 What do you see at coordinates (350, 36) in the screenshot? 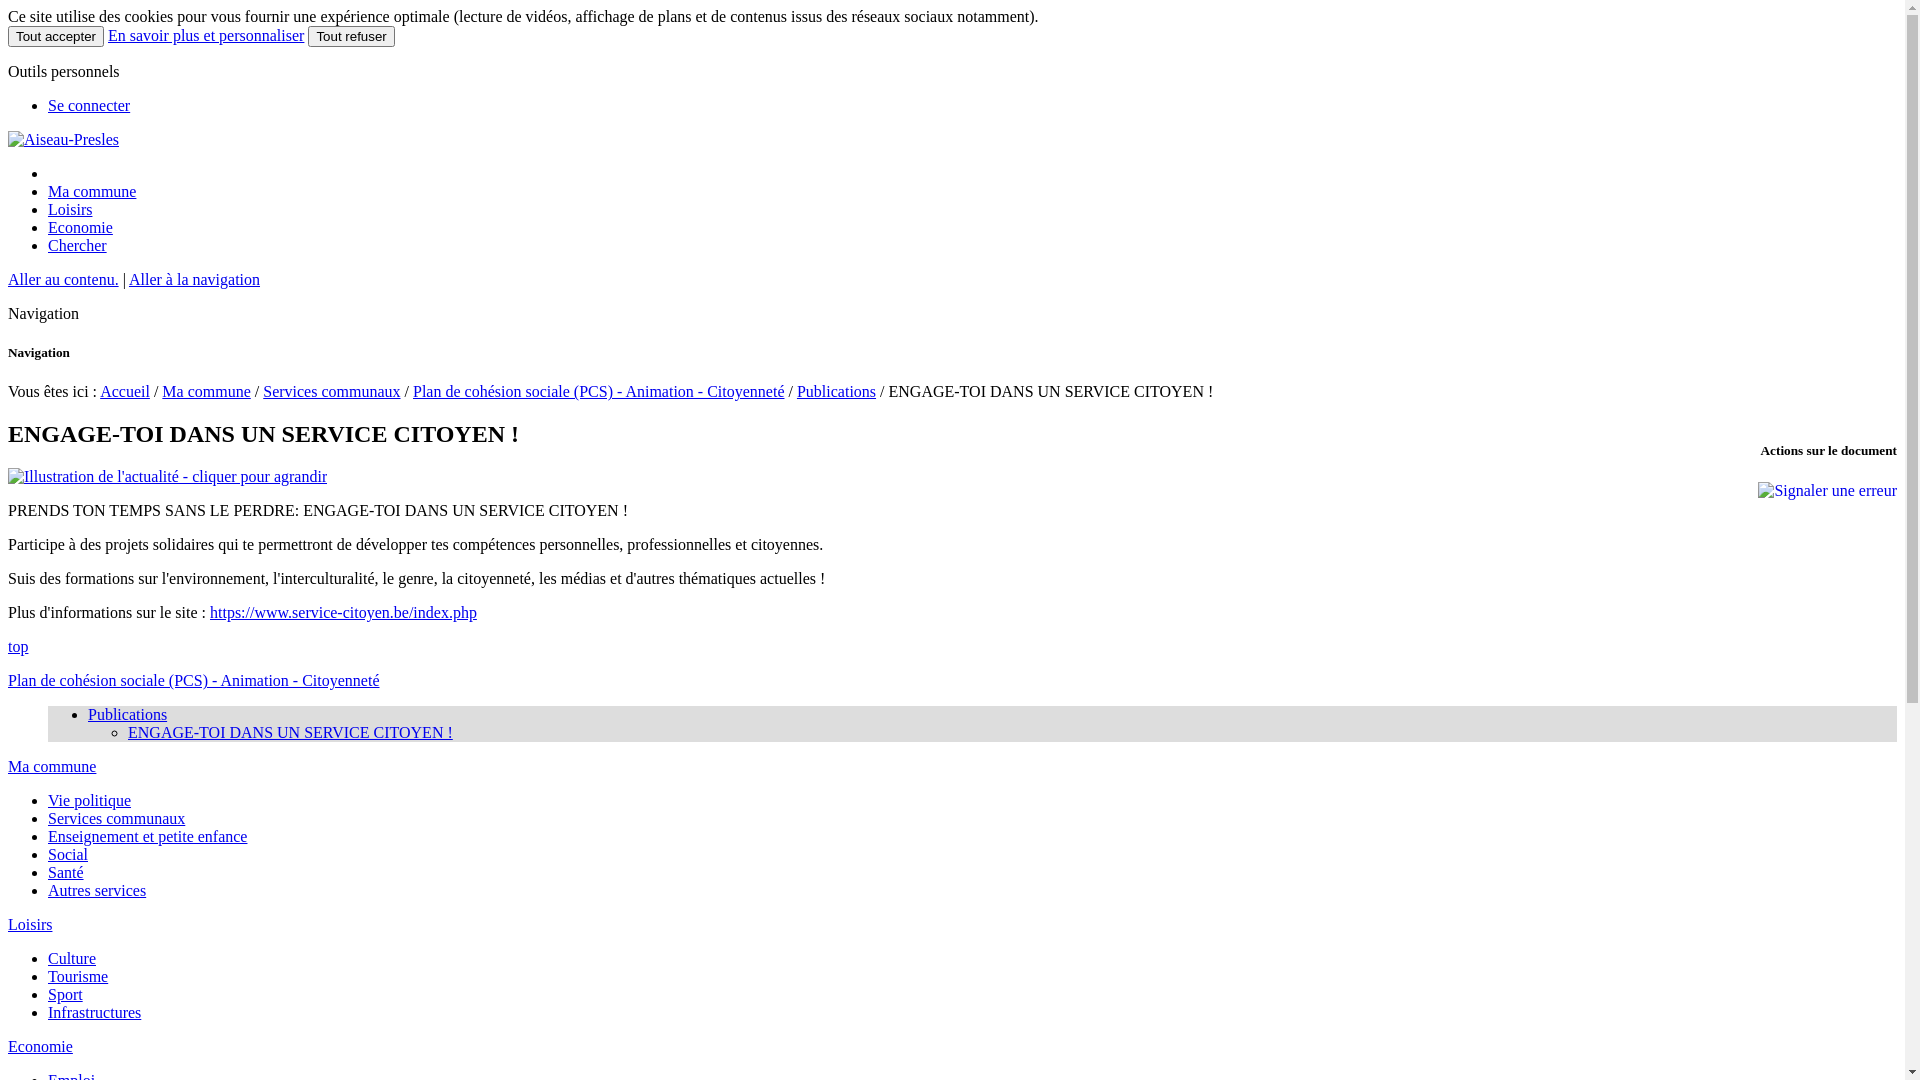
I see `'Tout refuser'` at bounding box center [350, 36].